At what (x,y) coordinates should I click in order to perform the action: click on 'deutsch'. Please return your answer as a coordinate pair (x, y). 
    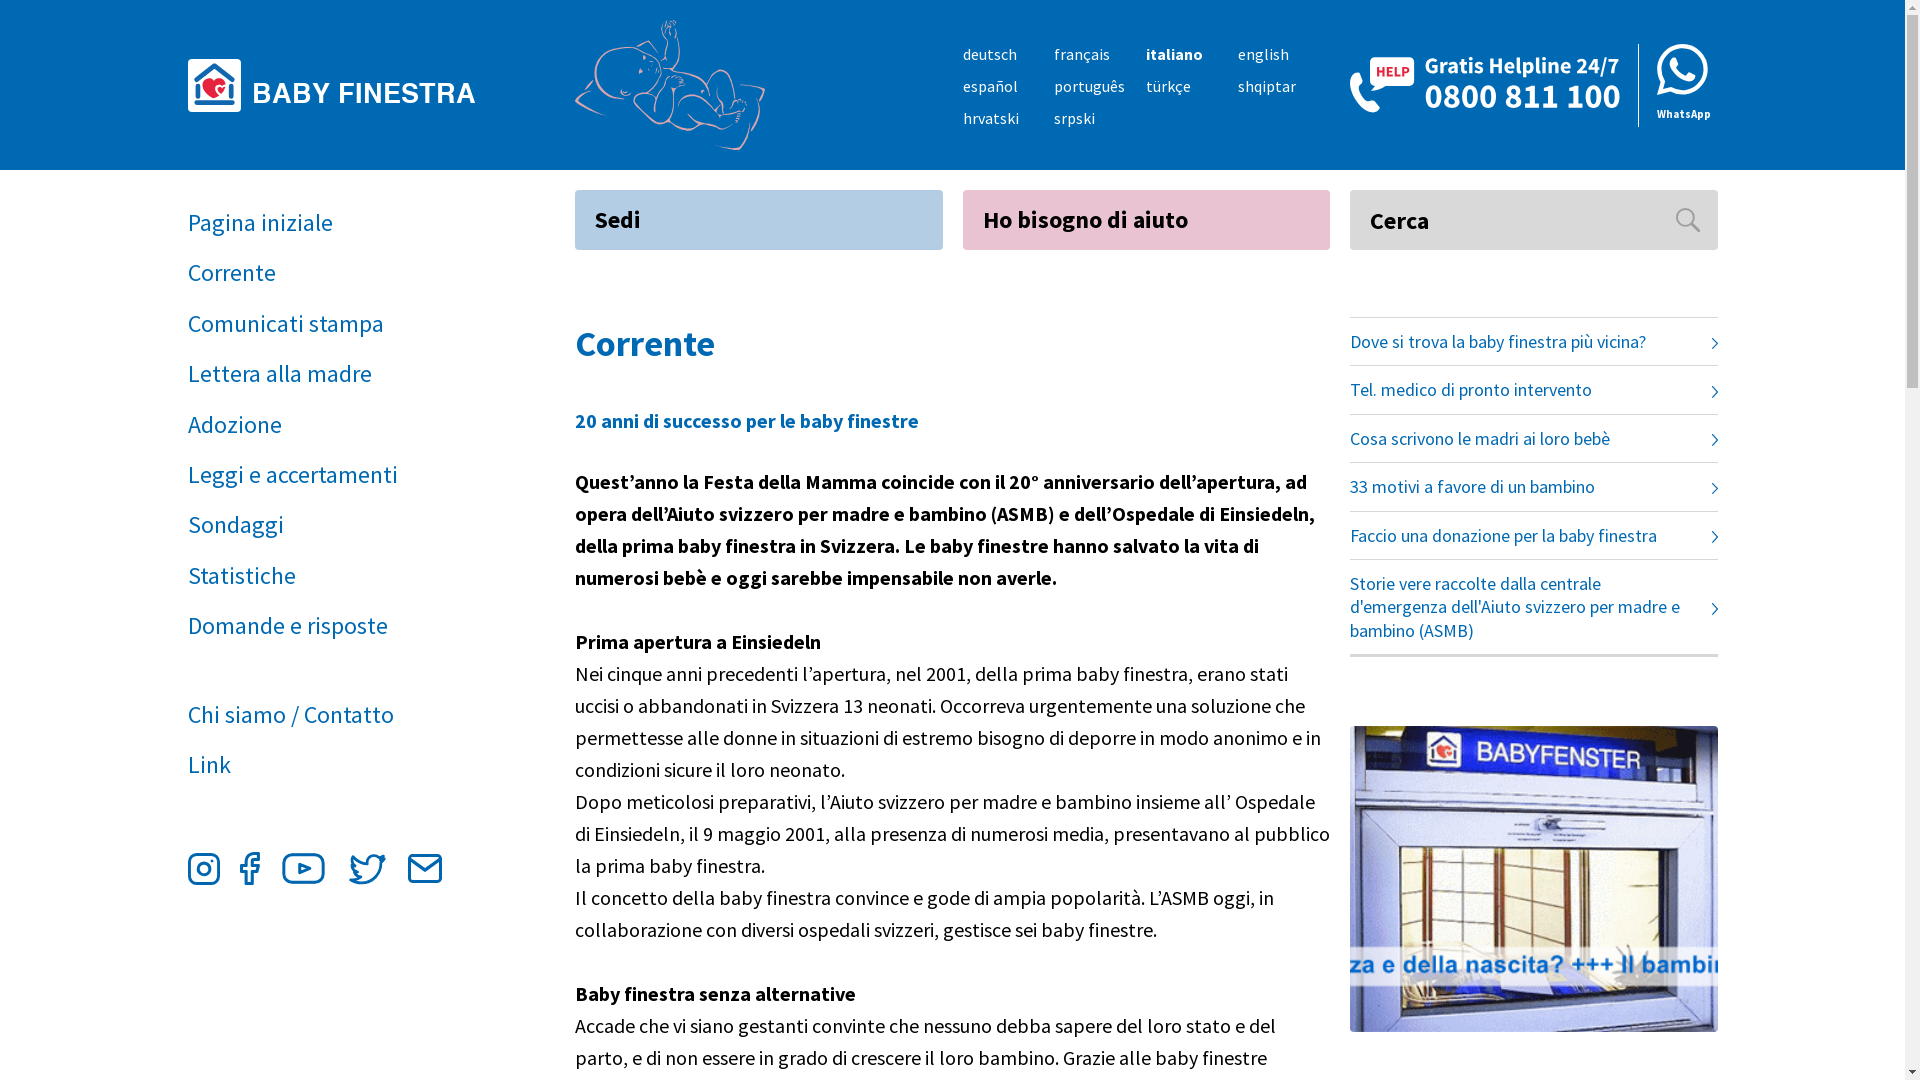
    Looking at the image, I should click on (988, 53).